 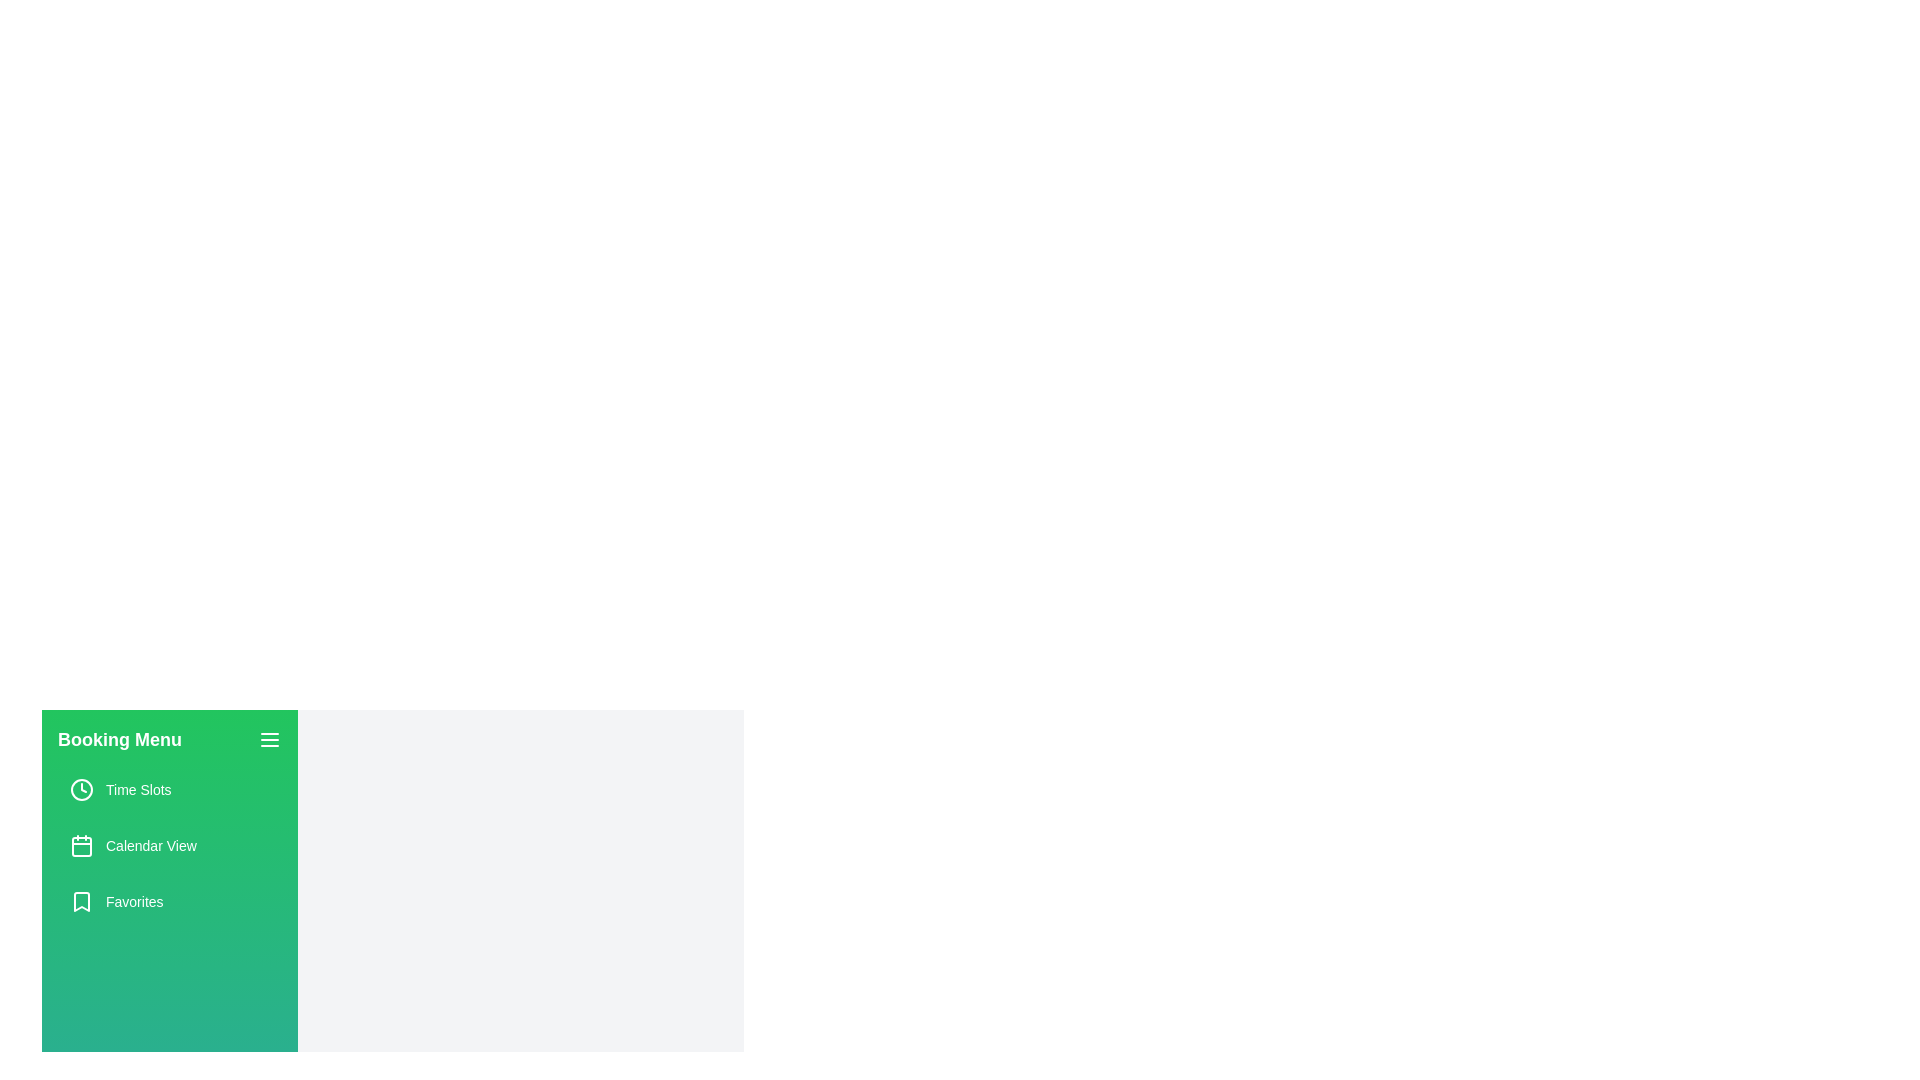 What do you see at coordinates (169, 902) in the screenshot?
I see `the menu option Favorites` at bounding box center [169, 902].